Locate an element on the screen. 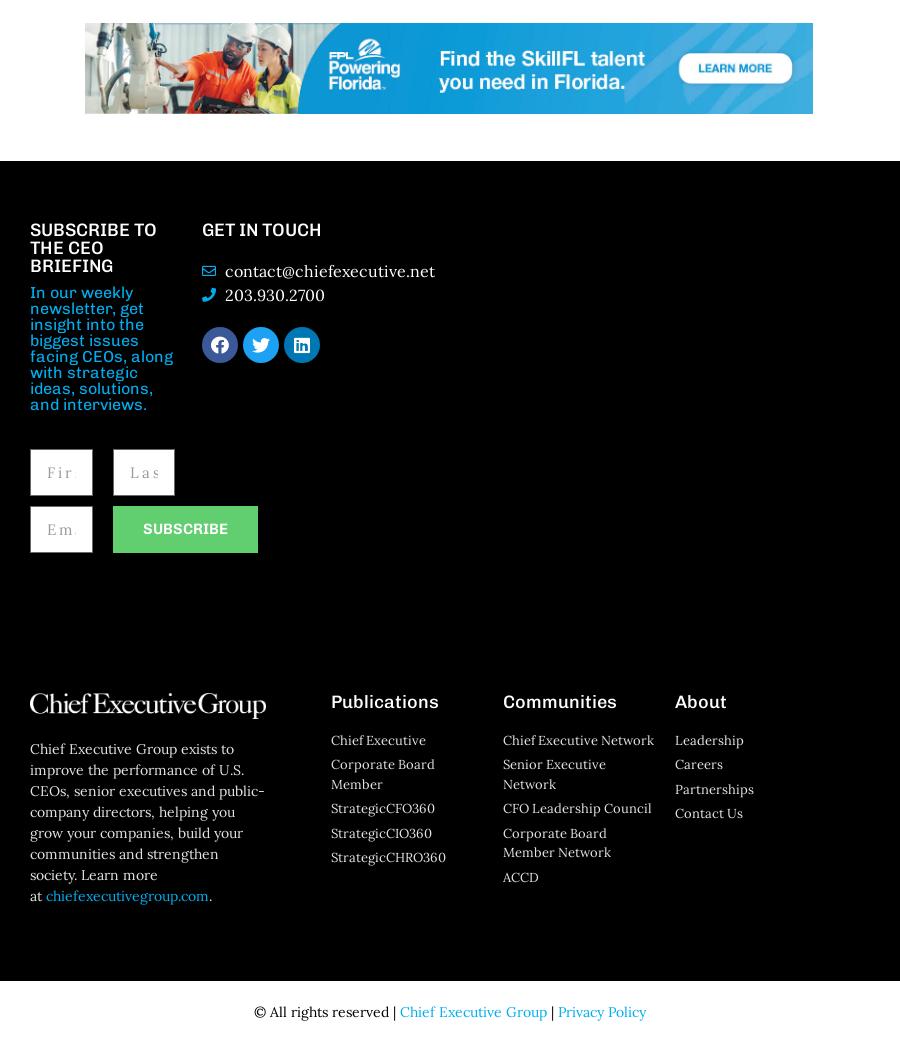  'About' is located at coordinates (700, 700).